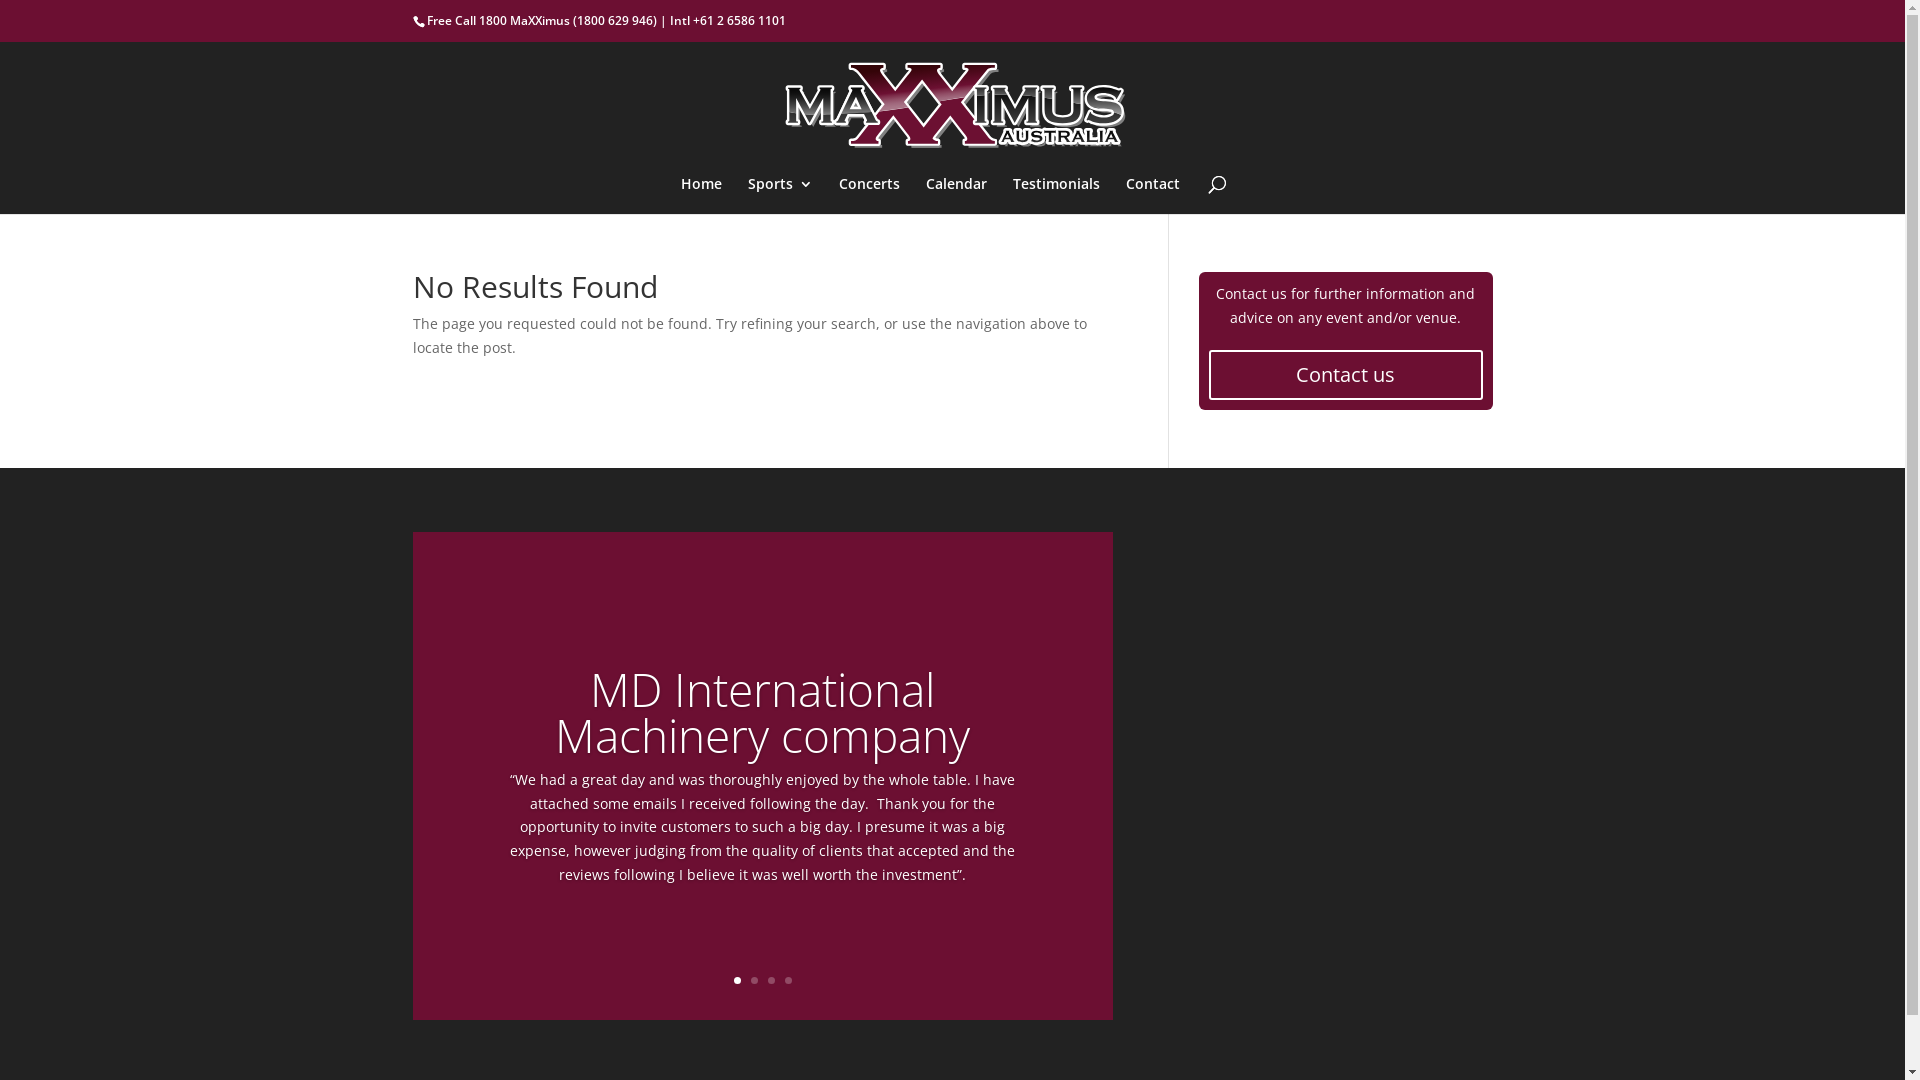 This screenshot has width=1920, height=1080. I want to click on 'Testimonials', so click(1055, 195).